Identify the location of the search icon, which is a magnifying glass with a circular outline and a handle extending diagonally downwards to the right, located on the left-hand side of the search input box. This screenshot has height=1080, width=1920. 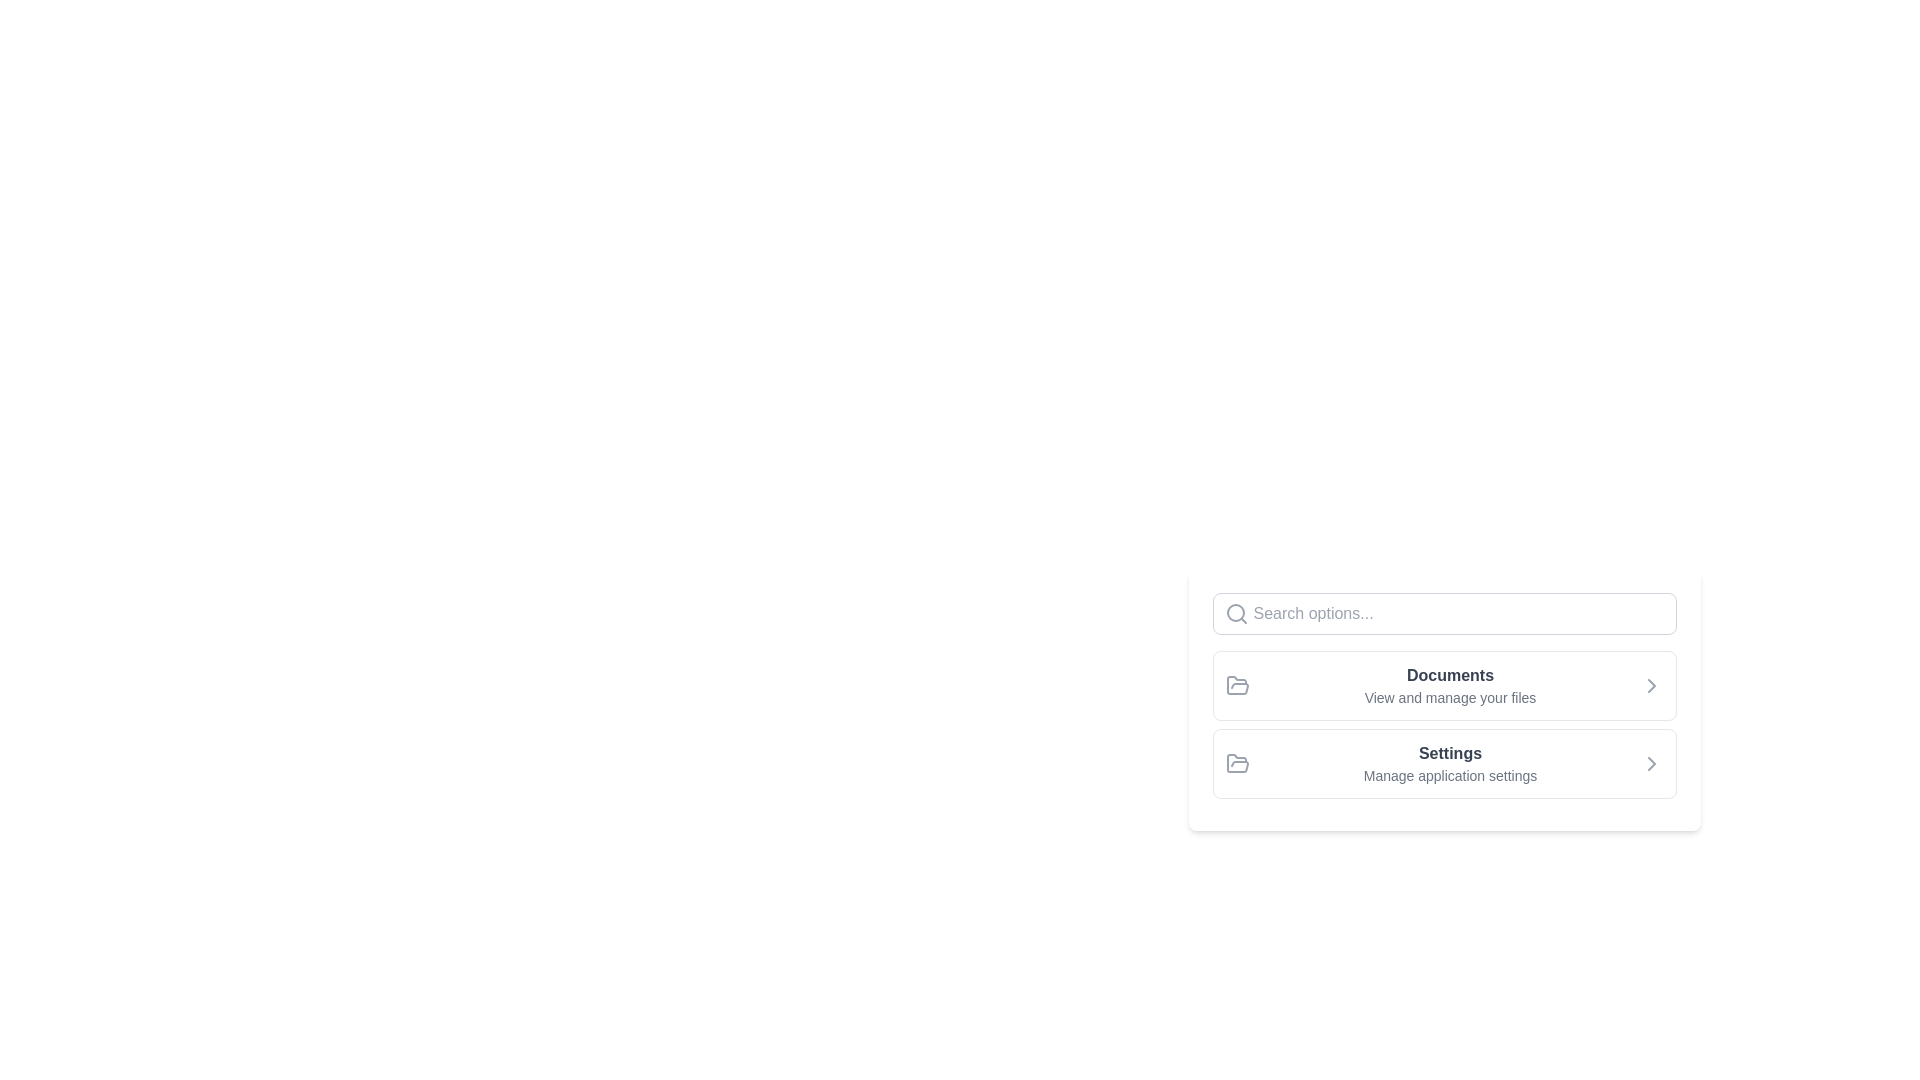
(1235, 612).